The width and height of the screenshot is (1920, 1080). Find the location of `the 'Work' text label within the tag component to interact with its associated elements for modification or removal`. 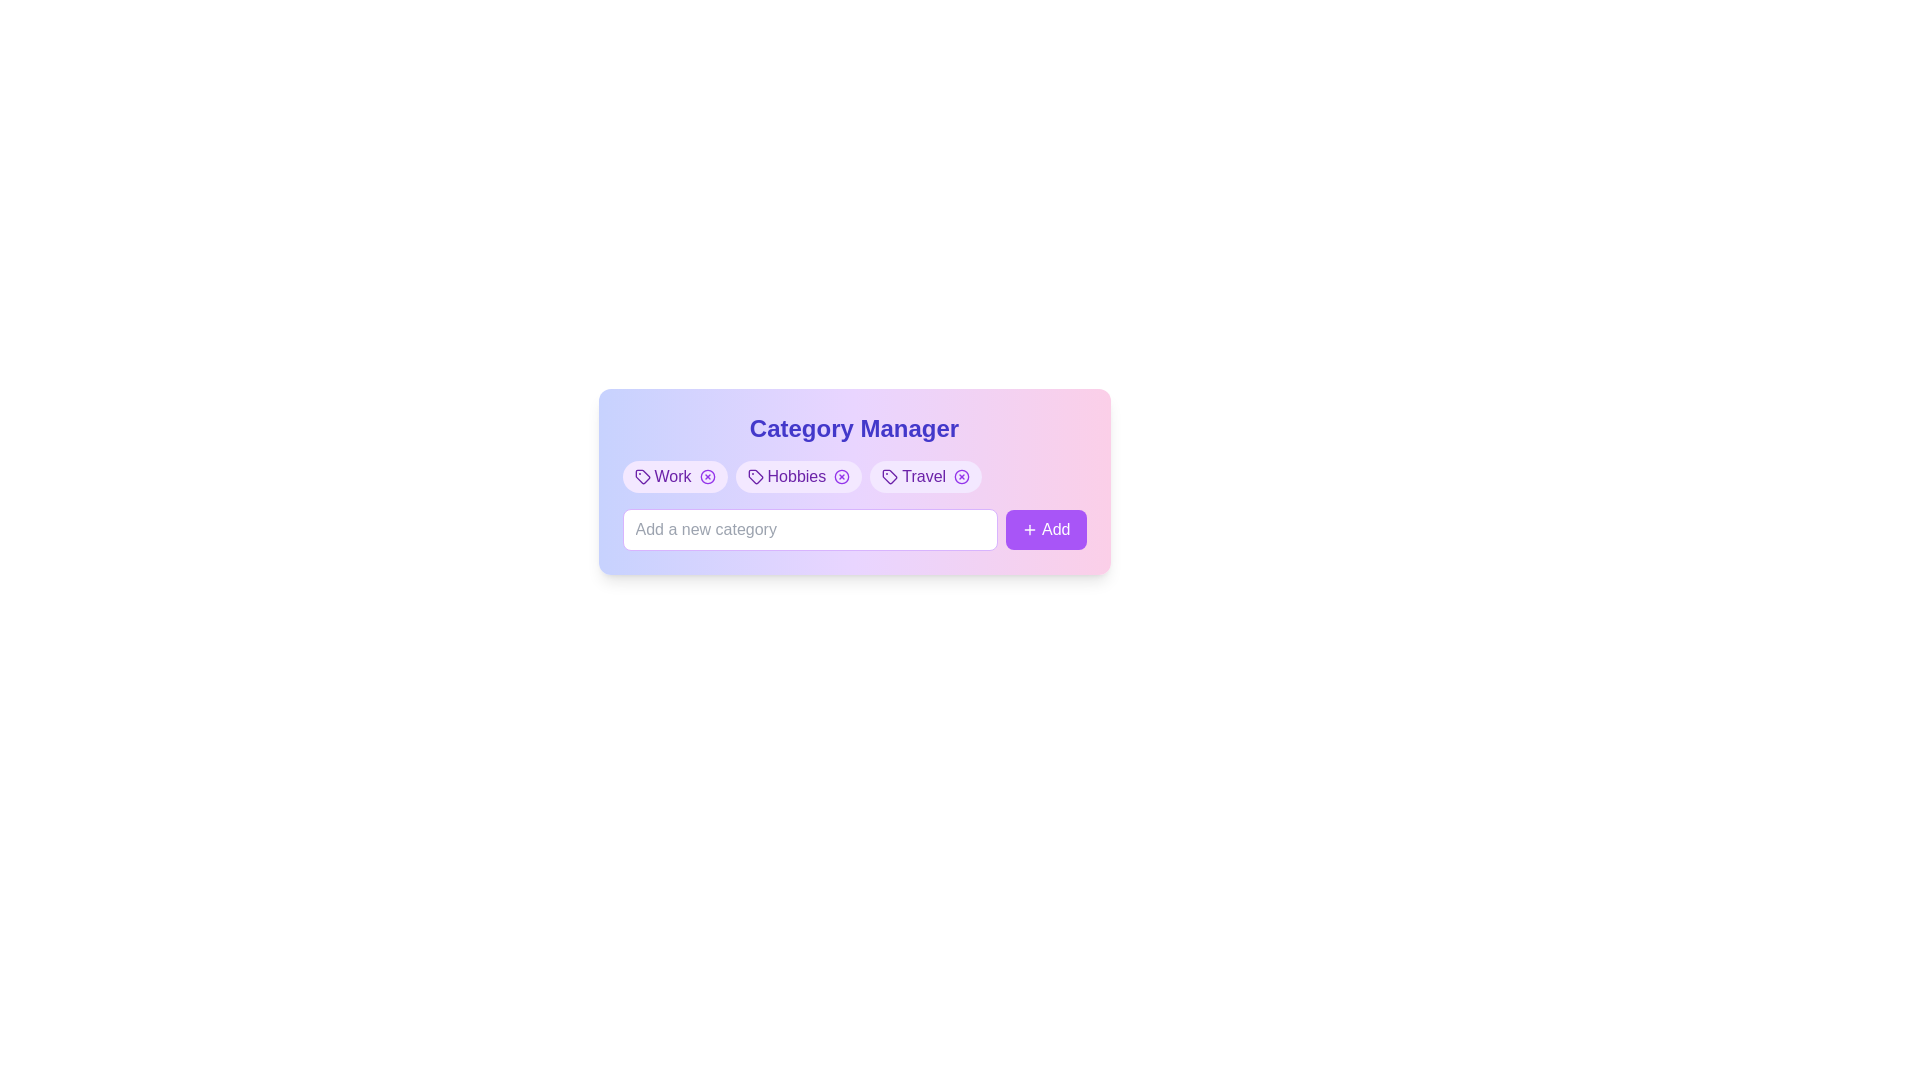

the 'Work' text label within the tag component to interact with its associated elements for modification or removal is located at coordinates (672, 477).